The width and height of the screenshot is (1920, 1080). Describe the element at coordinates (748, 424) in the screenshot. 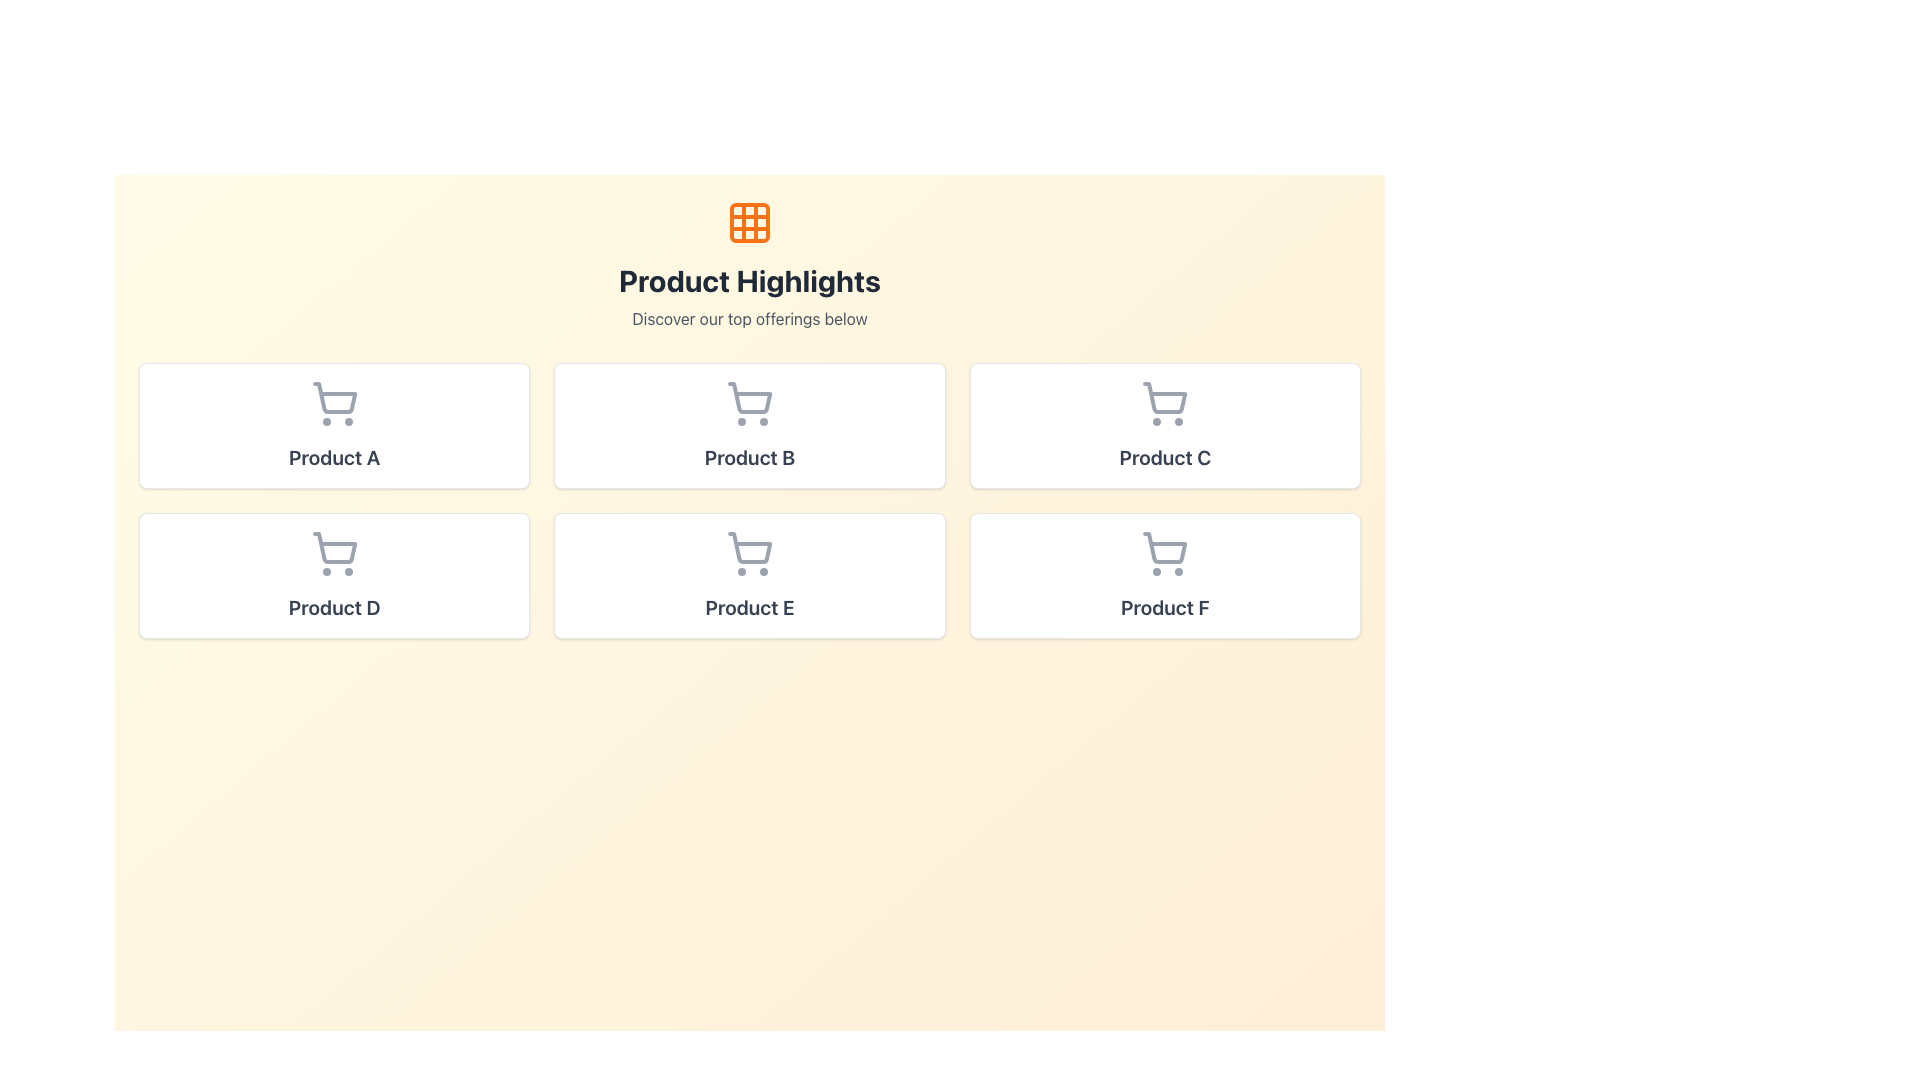

I see `the clickable card for 'Product B'` at that location.